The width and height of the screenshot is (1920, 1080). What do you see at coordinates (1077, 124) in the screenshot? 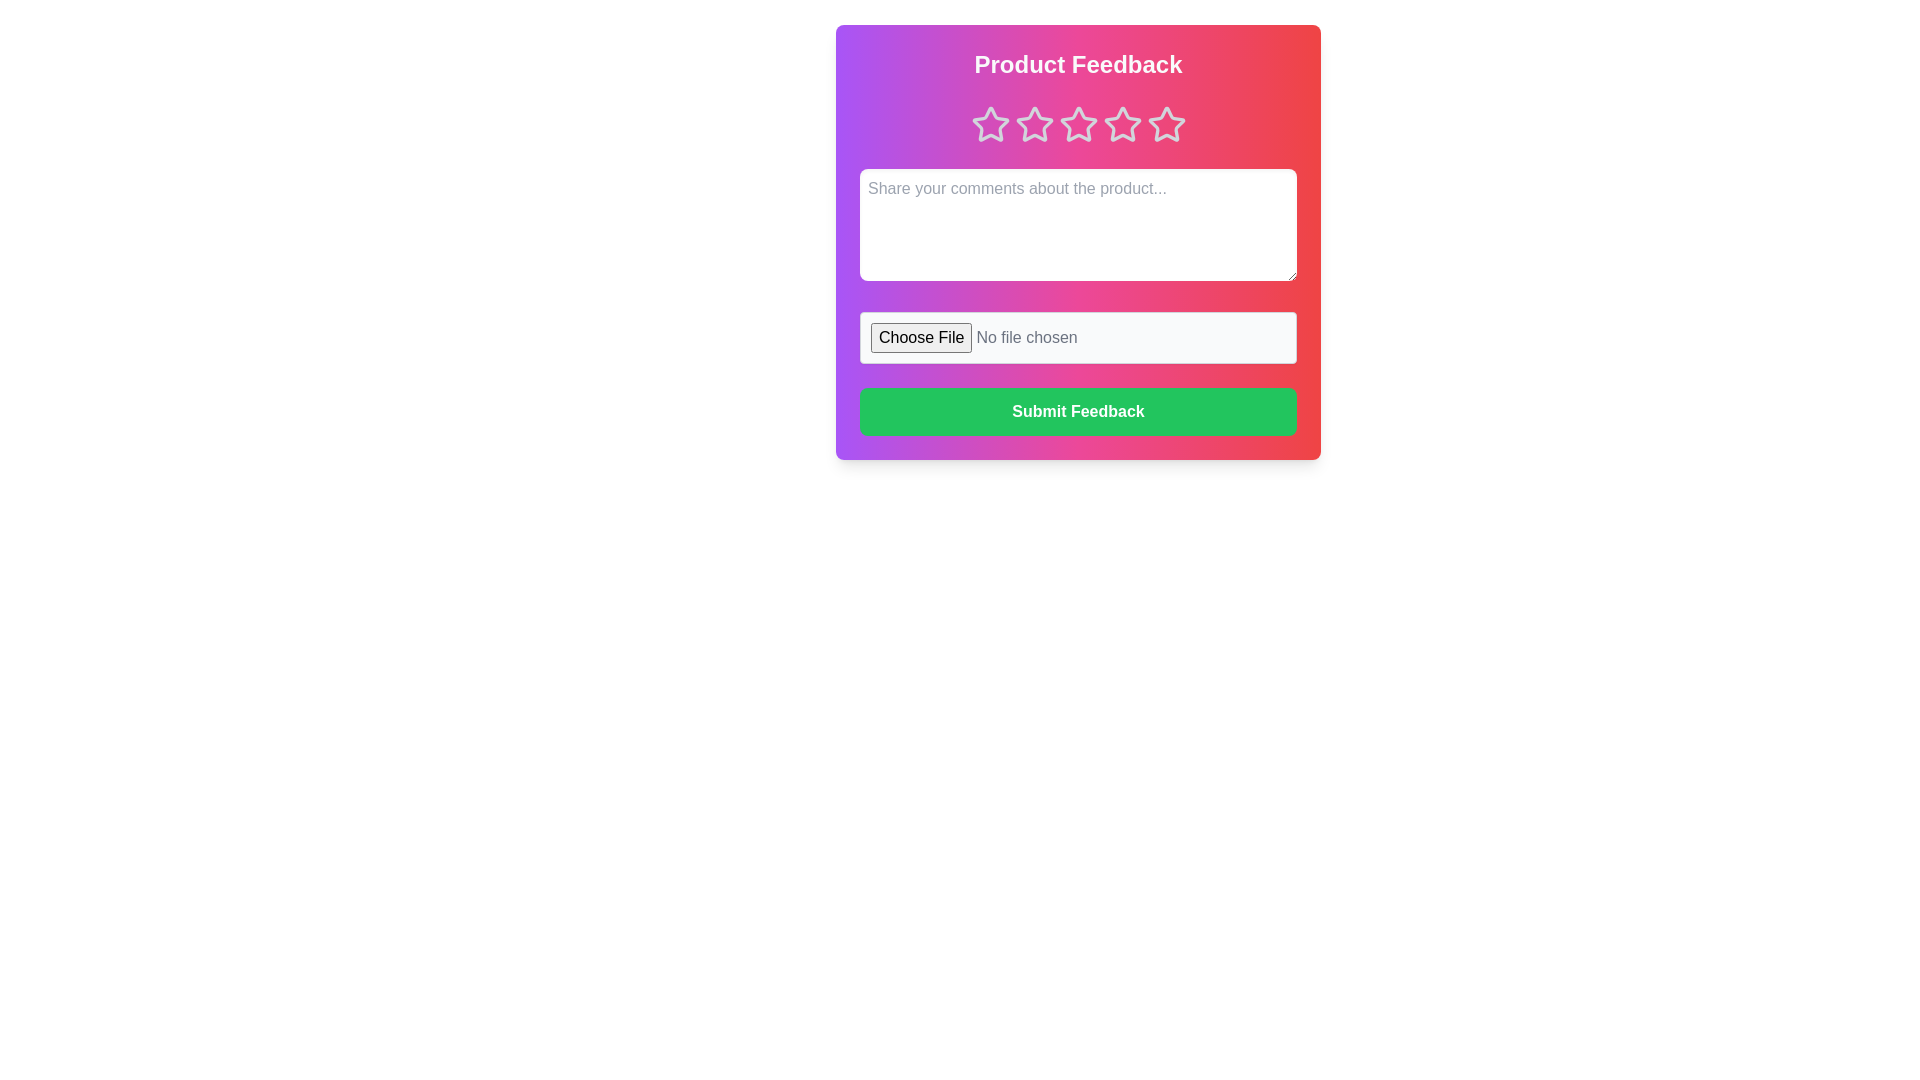
I see `the second star icon in the horizontal row of five stars for tooltip or highlighting feedback` at bounding box center [1077, 124].